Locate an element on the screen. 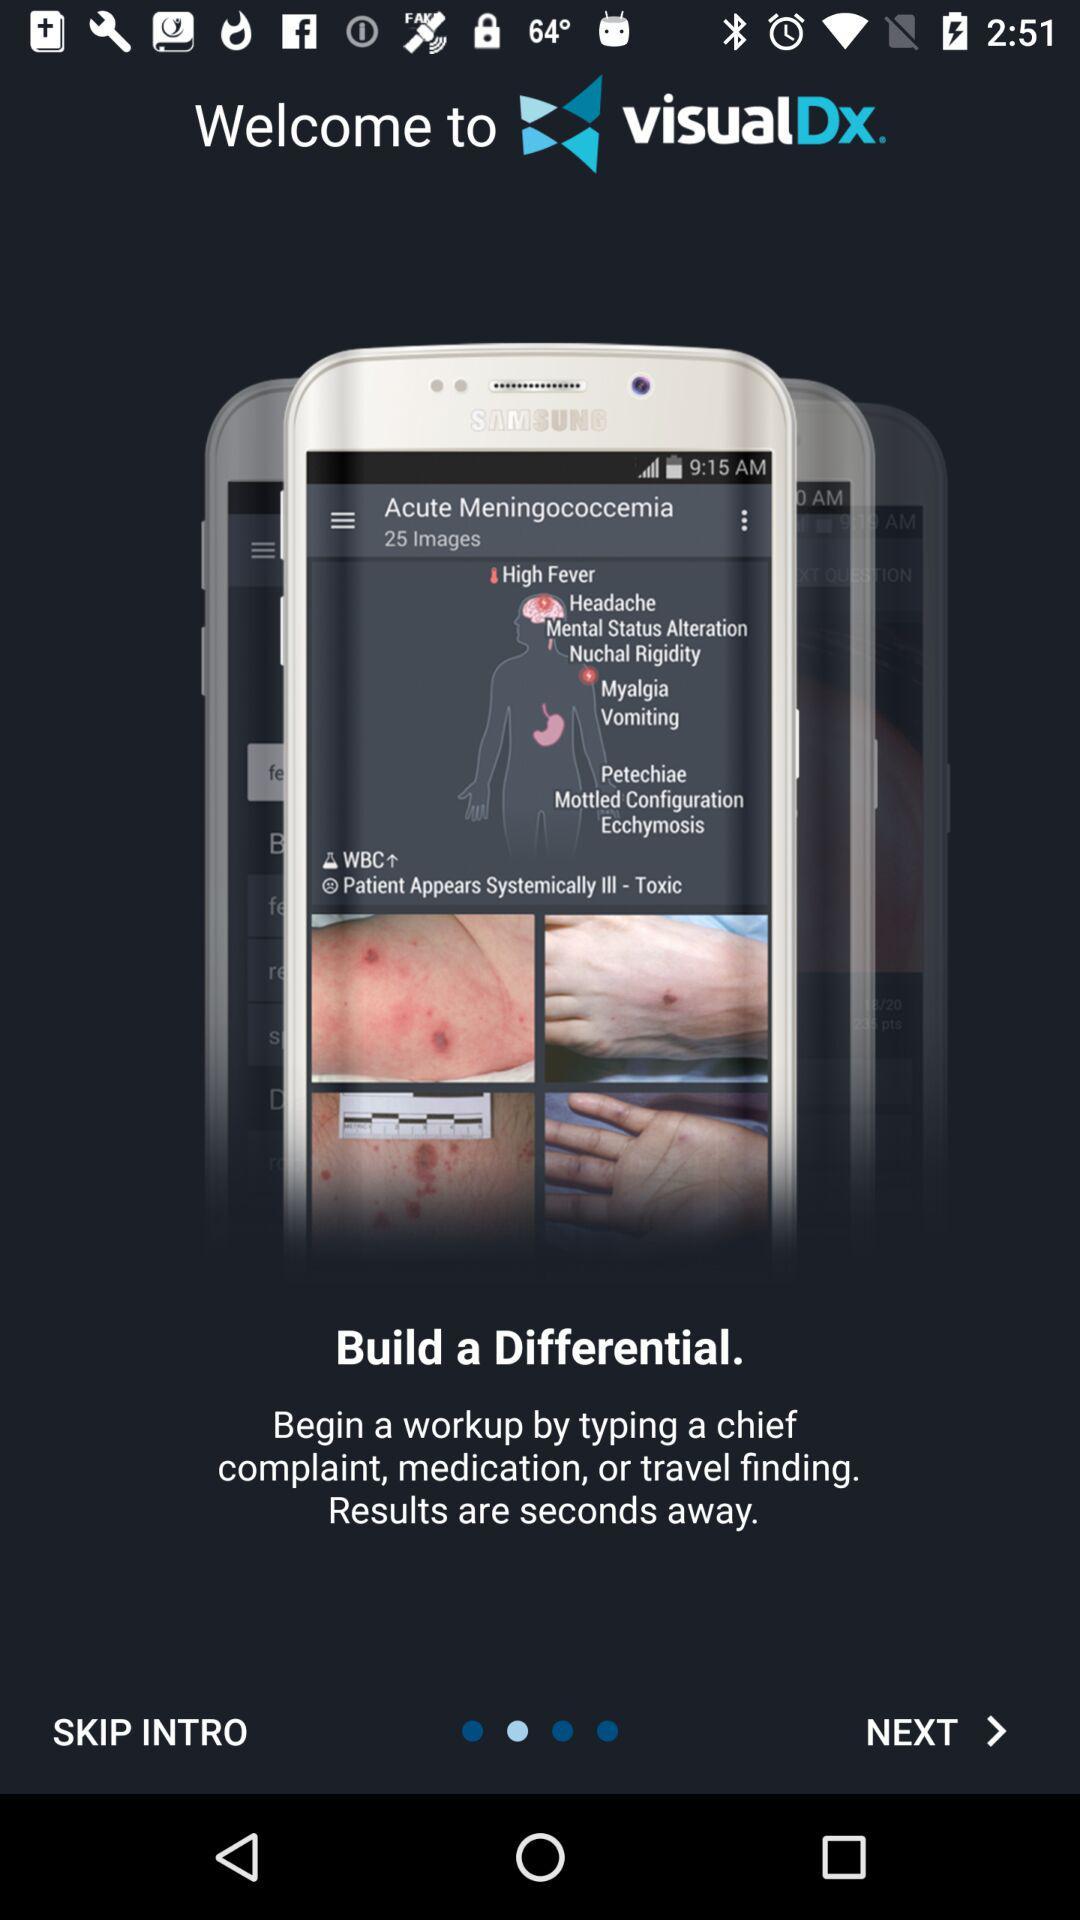 The height and width of the screenshot is (1920, 1080). skip intro icon is located at coordinates (149, 1730).